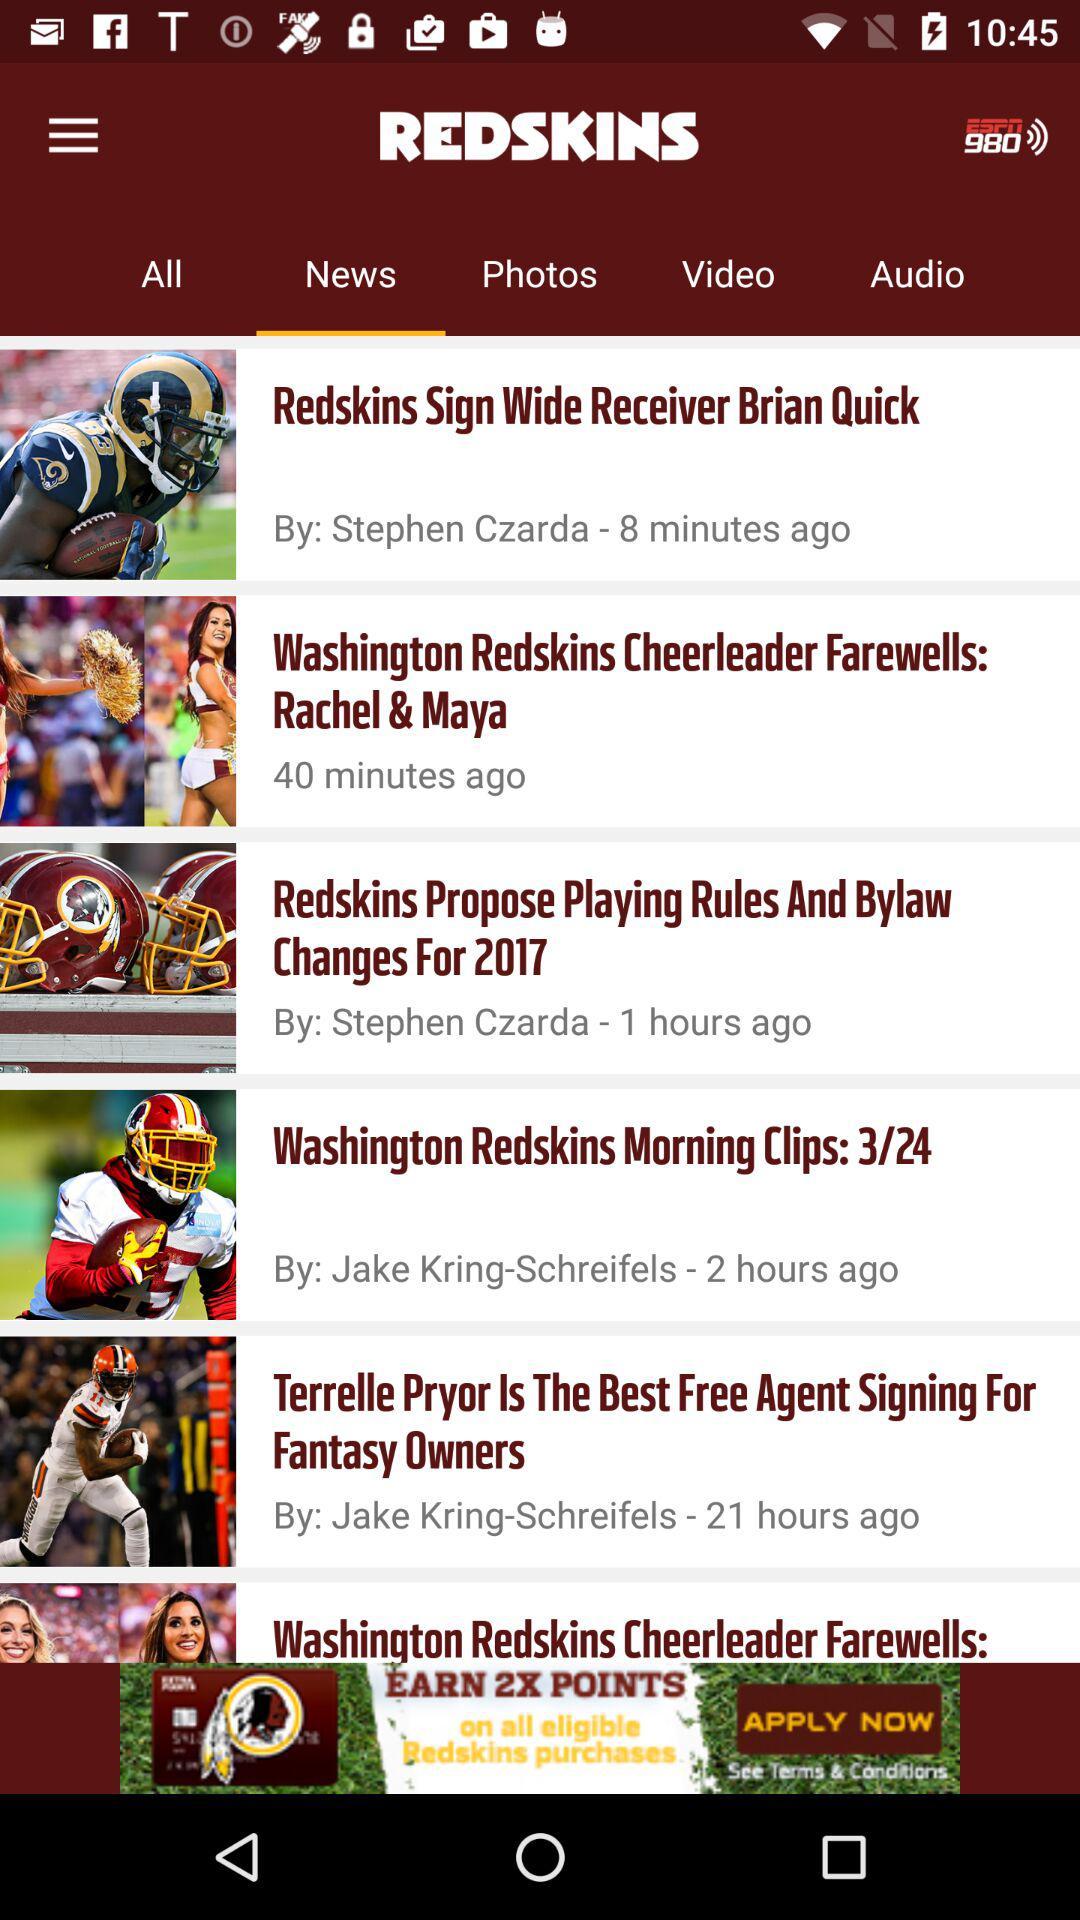  I want to click on adsence, so click(540, 1727).